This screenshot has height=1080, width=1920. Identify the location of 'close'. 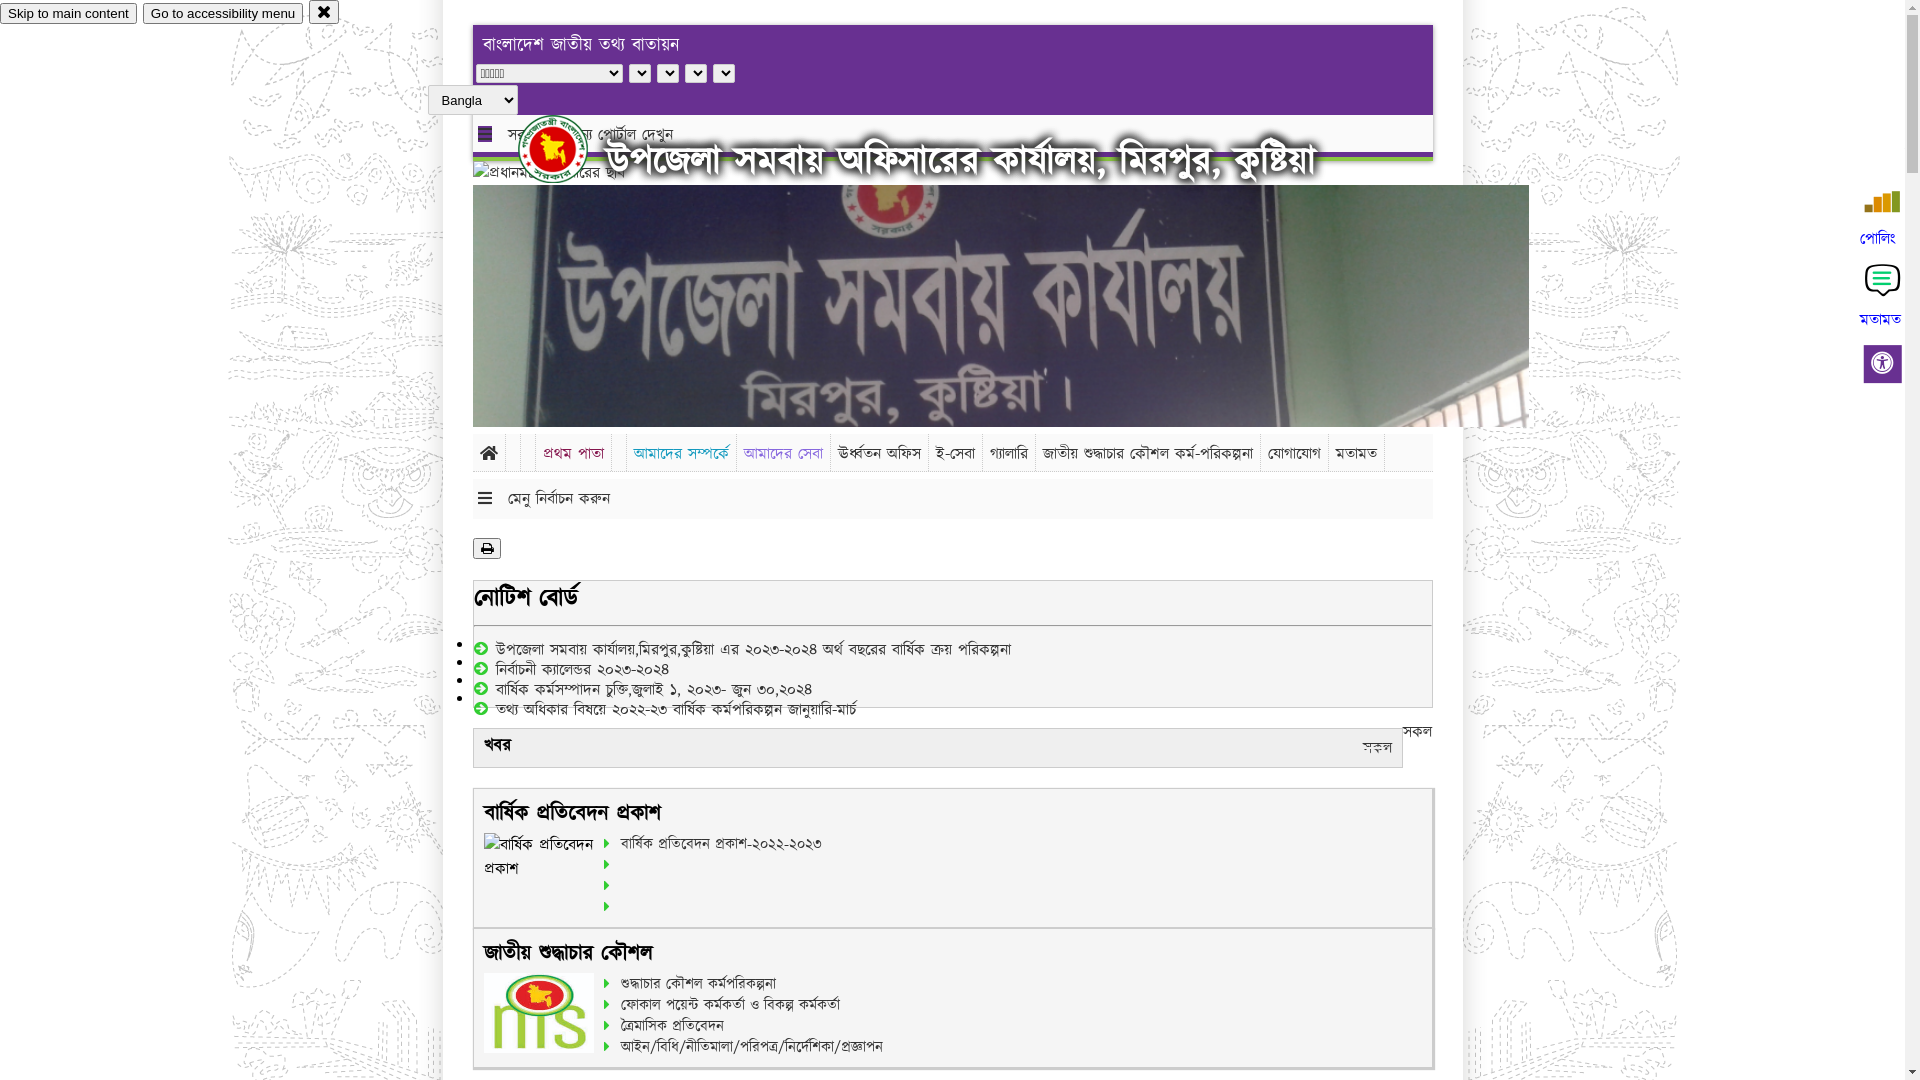
(307, 11).